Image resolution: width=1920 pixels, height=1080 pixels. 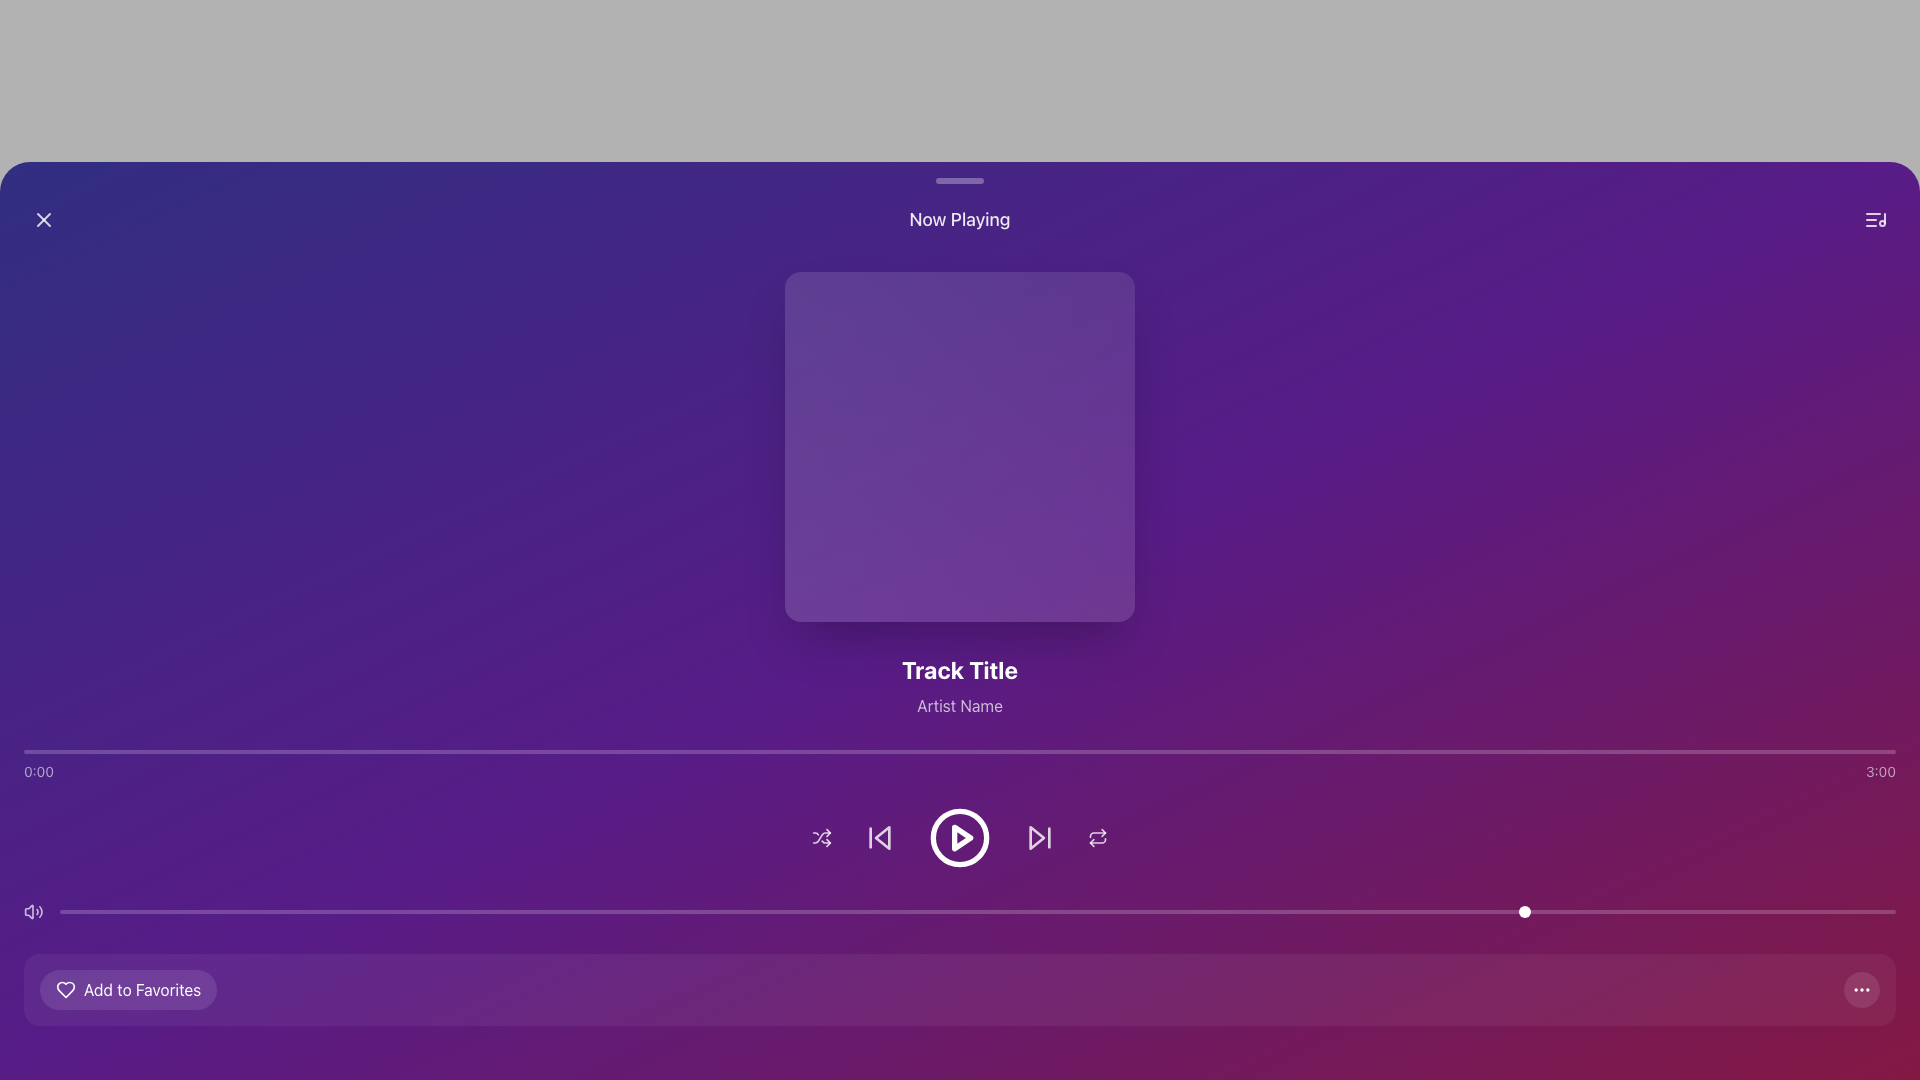 I want to click on the close/remove icon located in the top-left corner of the interface, which is a graphical representation for dismissing or hiding a section, so click(x=43, y=219).